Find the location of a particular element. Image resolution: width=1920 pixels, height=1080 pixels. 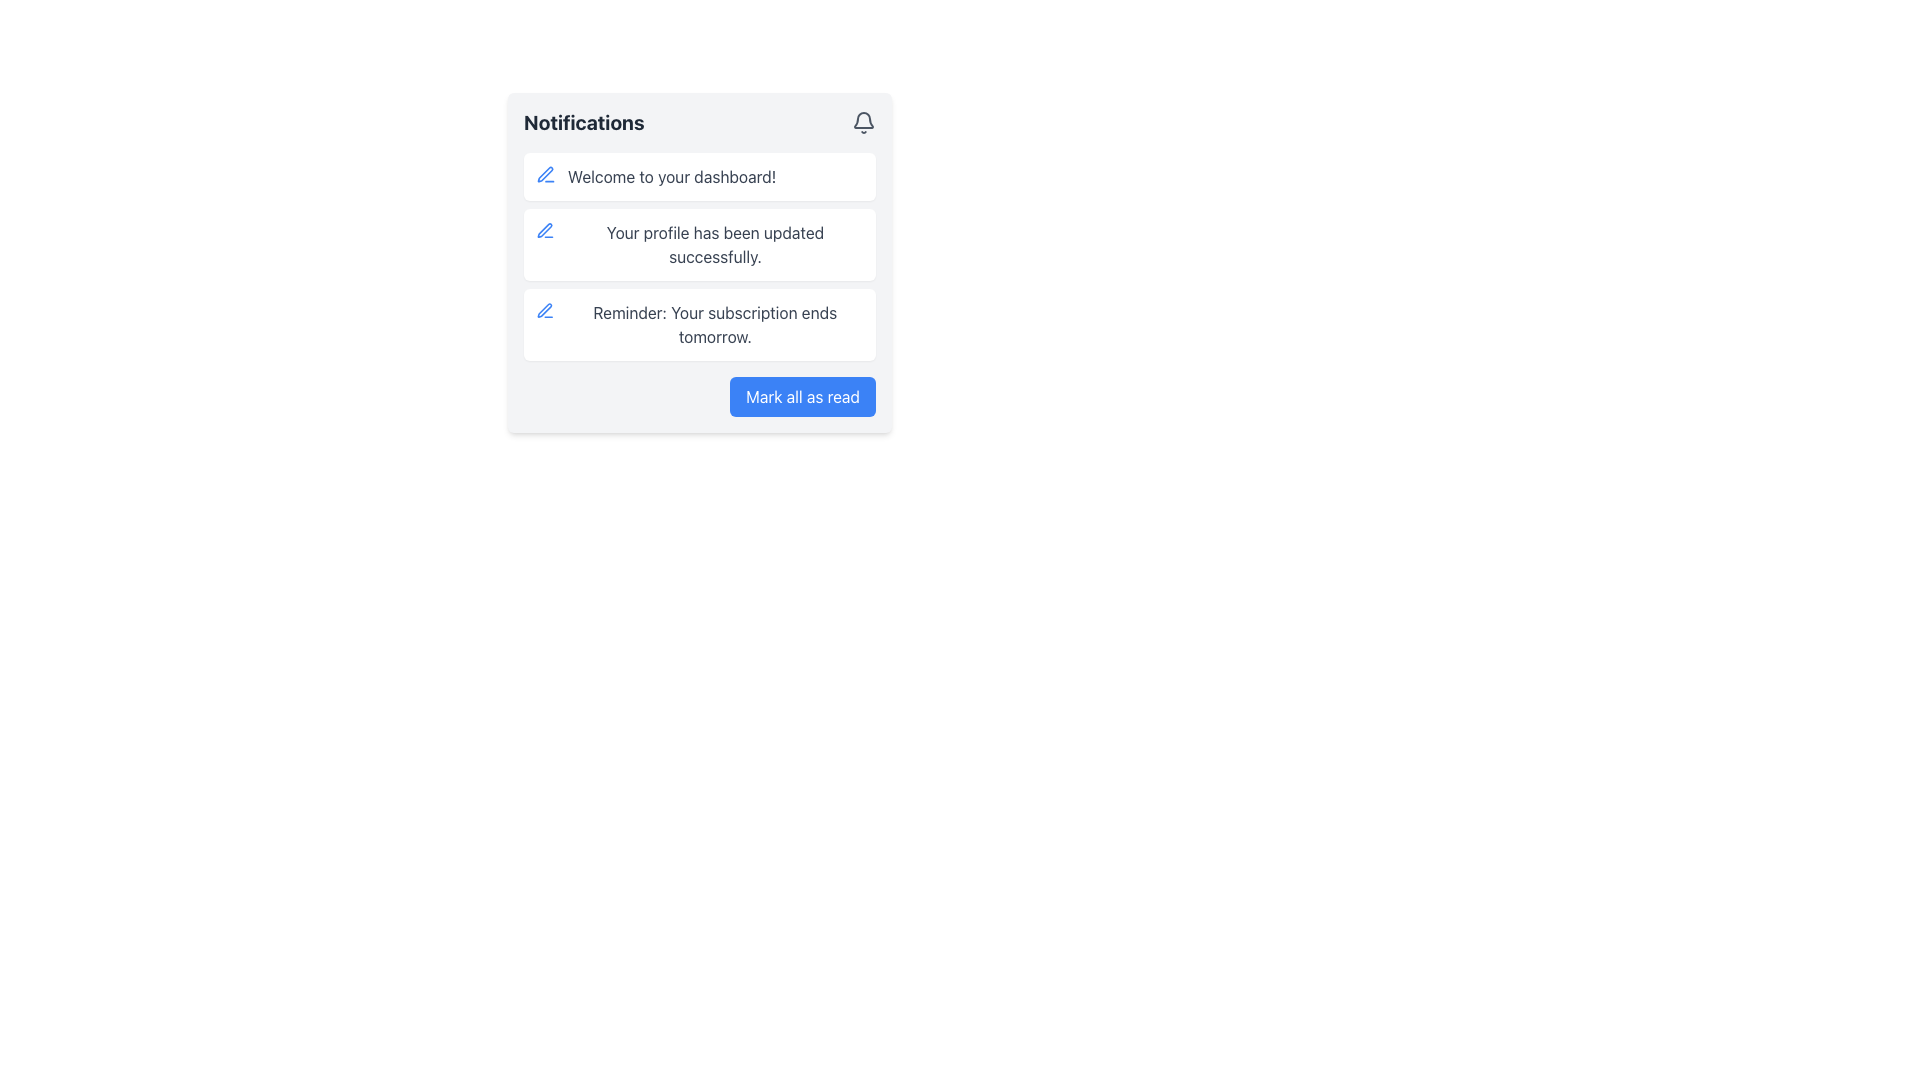

the blue pen icon located to the left of the notification message 'Reminder: Your subscription ends tomorrow.' is located at coordinates (545, 311).